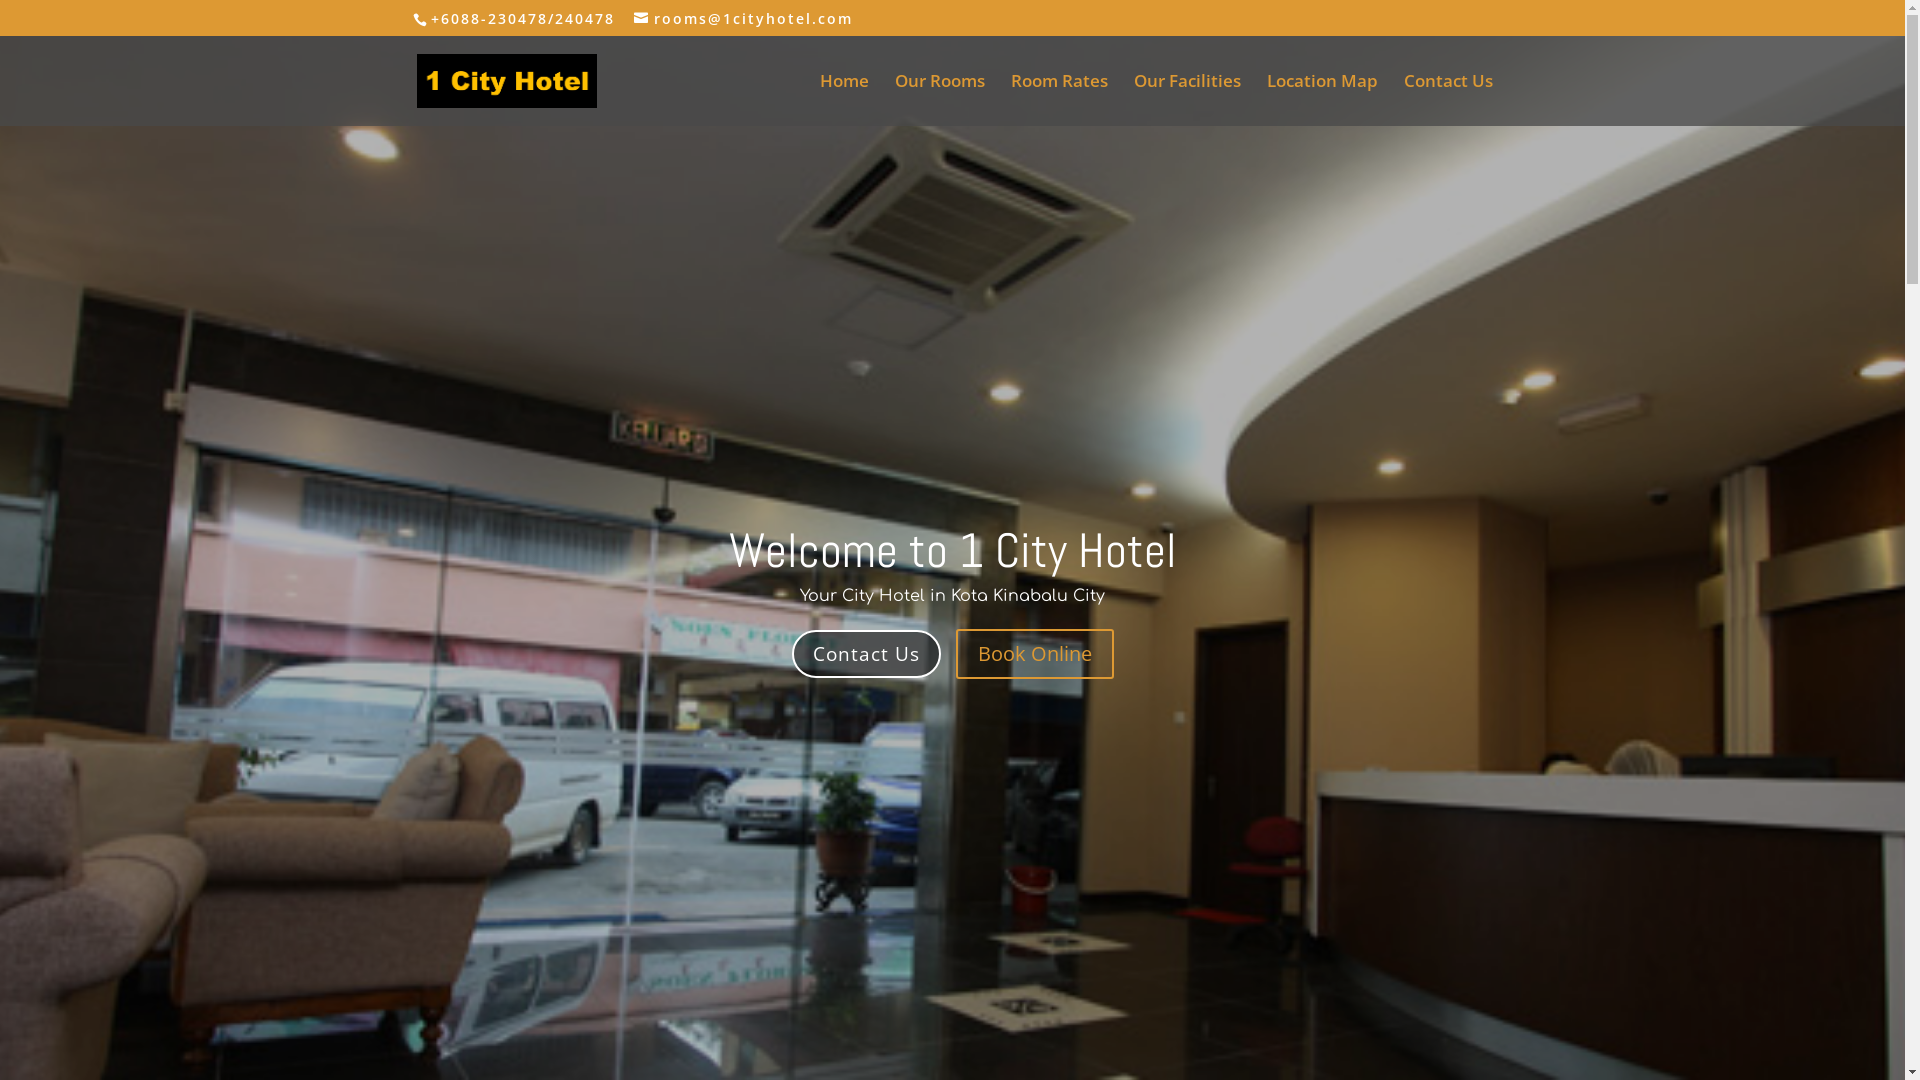 The image size is (1920, 1080). What do you see at coordinates (1448, 100) in the screenshot?
I see `'Contact Us'` at bounding box center [1448, 100].